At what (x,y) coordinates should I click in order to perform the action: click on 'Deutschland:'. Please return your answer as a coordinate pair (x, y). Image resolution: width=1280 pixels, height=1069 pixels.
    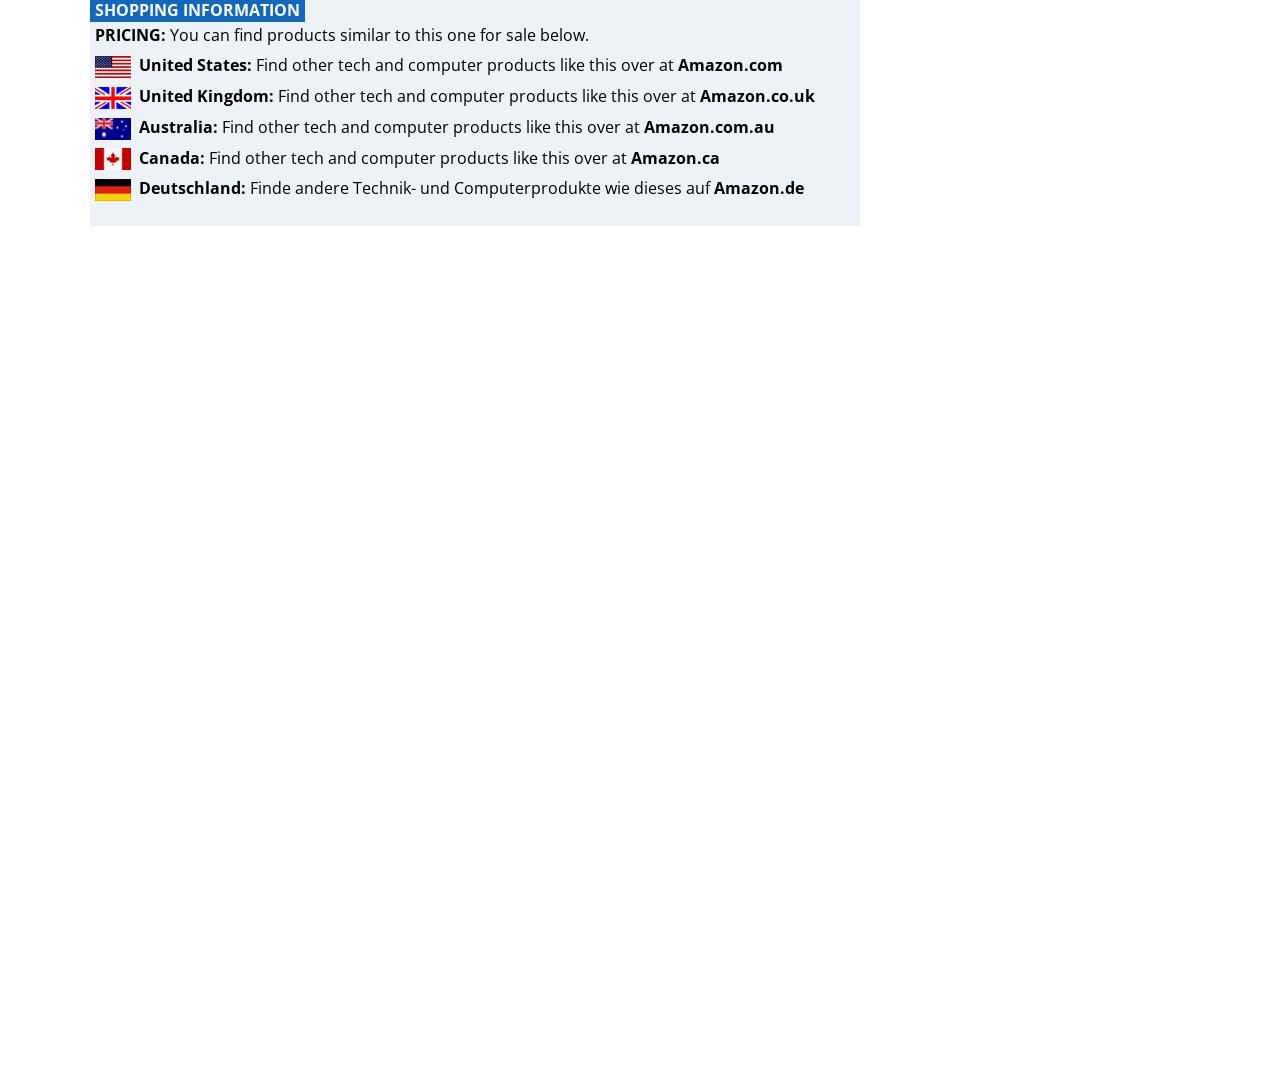
    Looking at the image, I should click on (192, 188).